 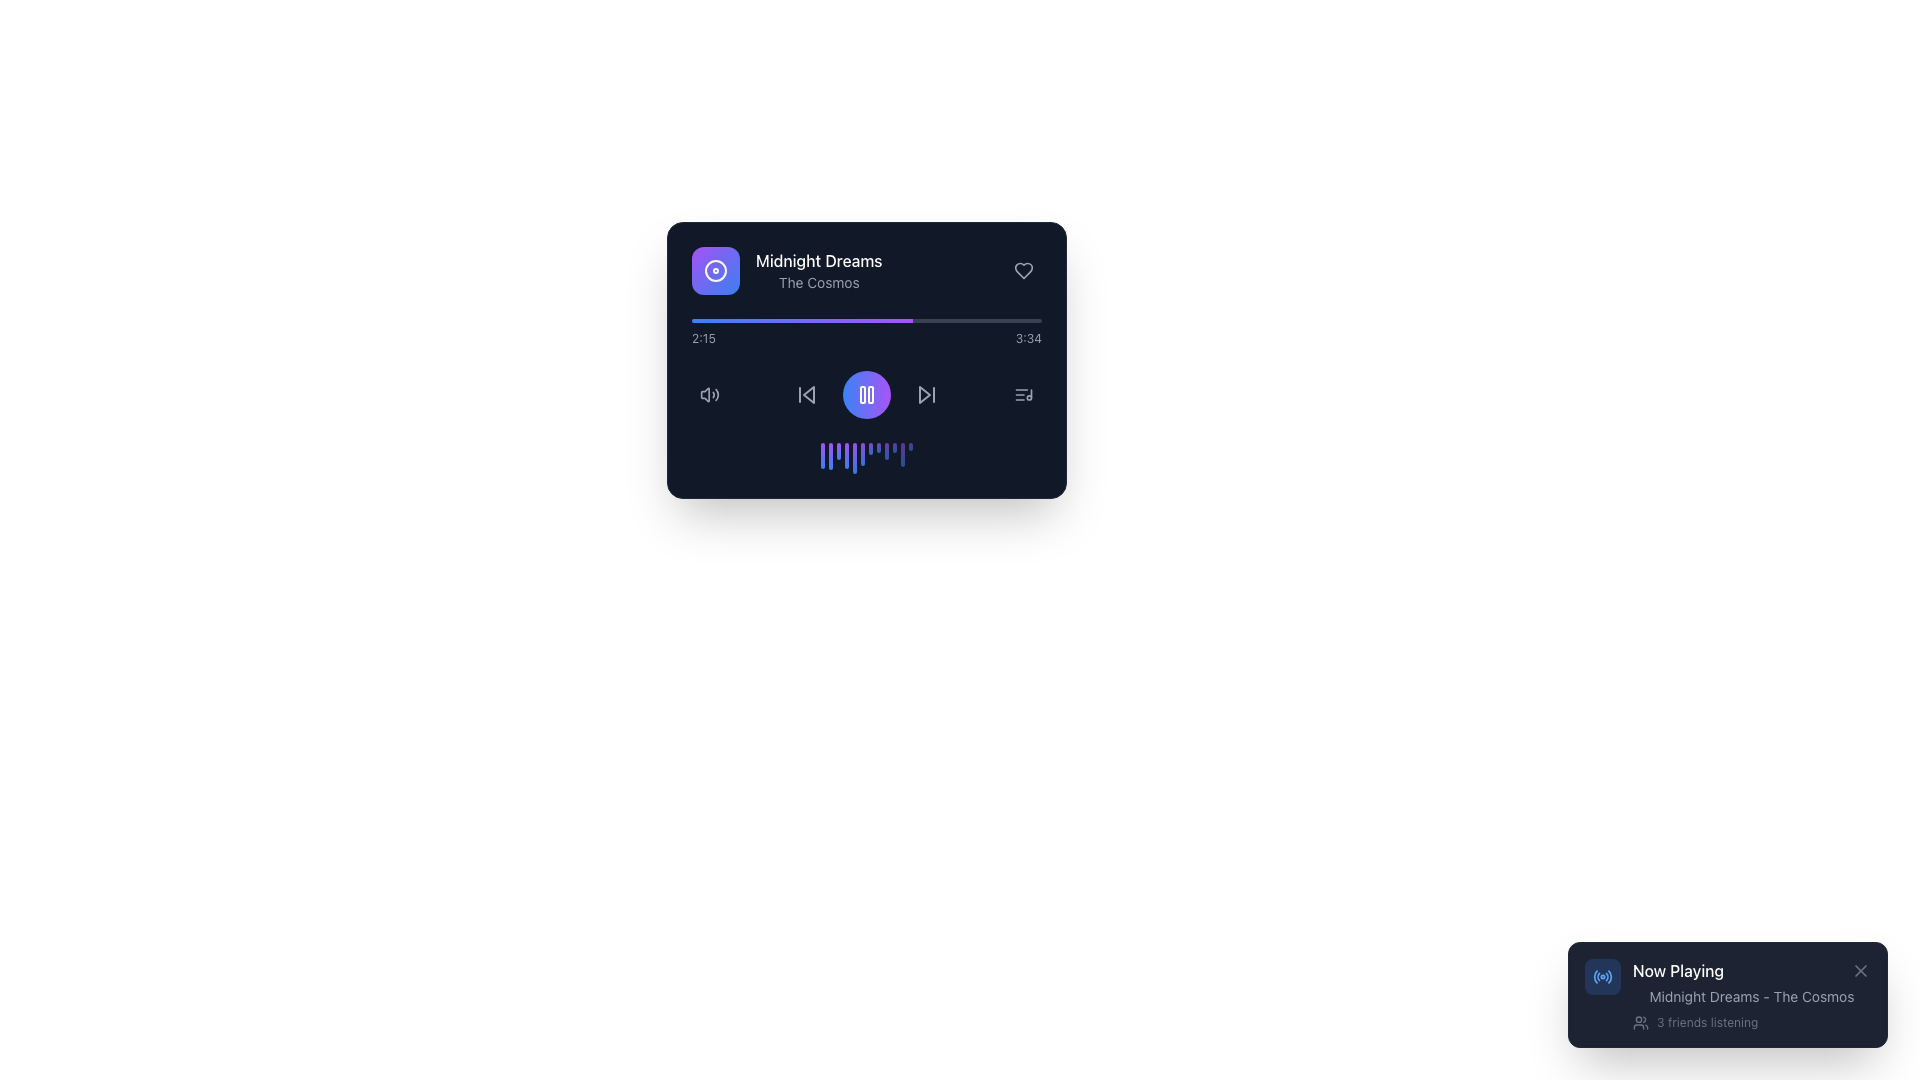 What do you see at coordinates (772, 319) in the screenshot?
I see `playback time` at bounding box center [772, 319].